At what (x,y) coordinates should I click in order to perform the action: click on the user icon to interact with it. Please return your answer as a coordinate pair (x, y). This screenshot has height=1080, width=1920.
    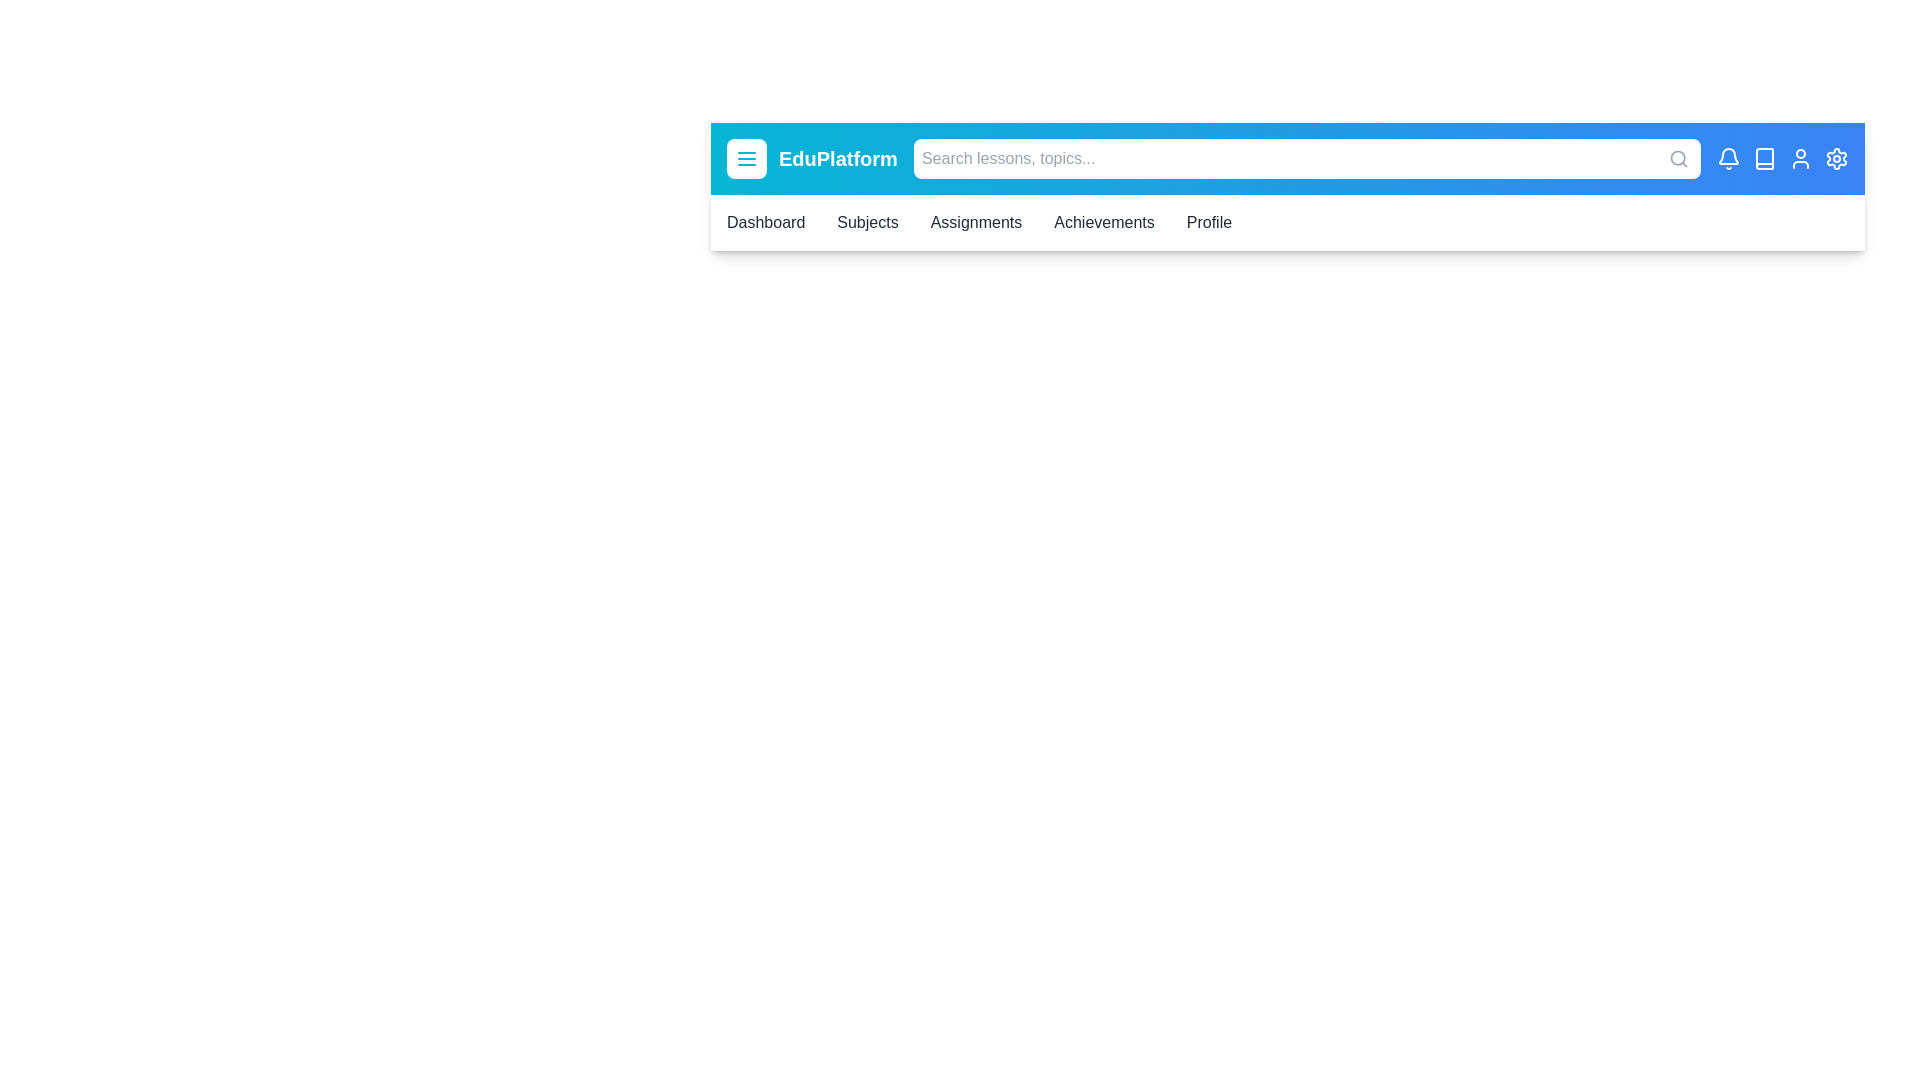
    Looking at the image, I should click on (1800, 157).